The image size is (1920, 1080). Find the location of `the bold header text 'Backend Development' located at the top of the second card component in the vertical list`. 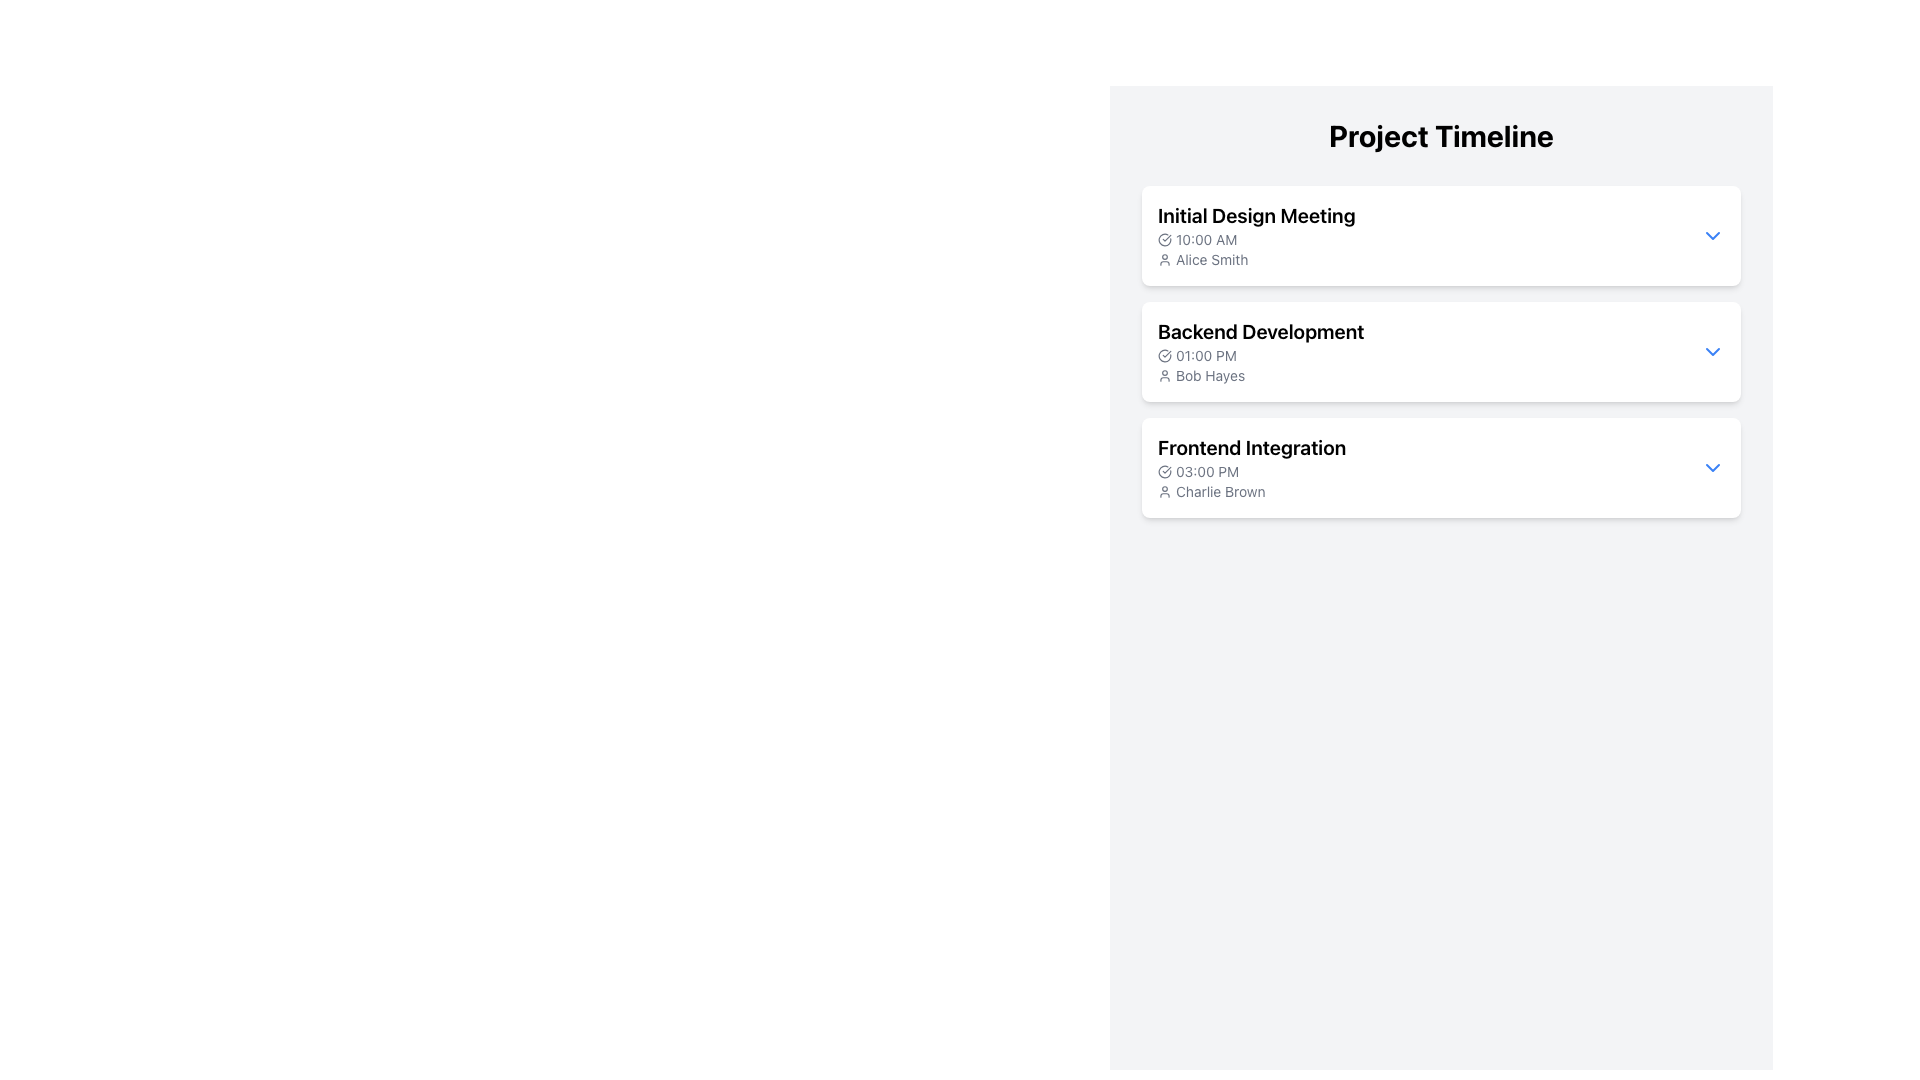

the bold header text 'Backend Development' located at the top of the second card component in the vertical list is located at coordinates (1260, 330).